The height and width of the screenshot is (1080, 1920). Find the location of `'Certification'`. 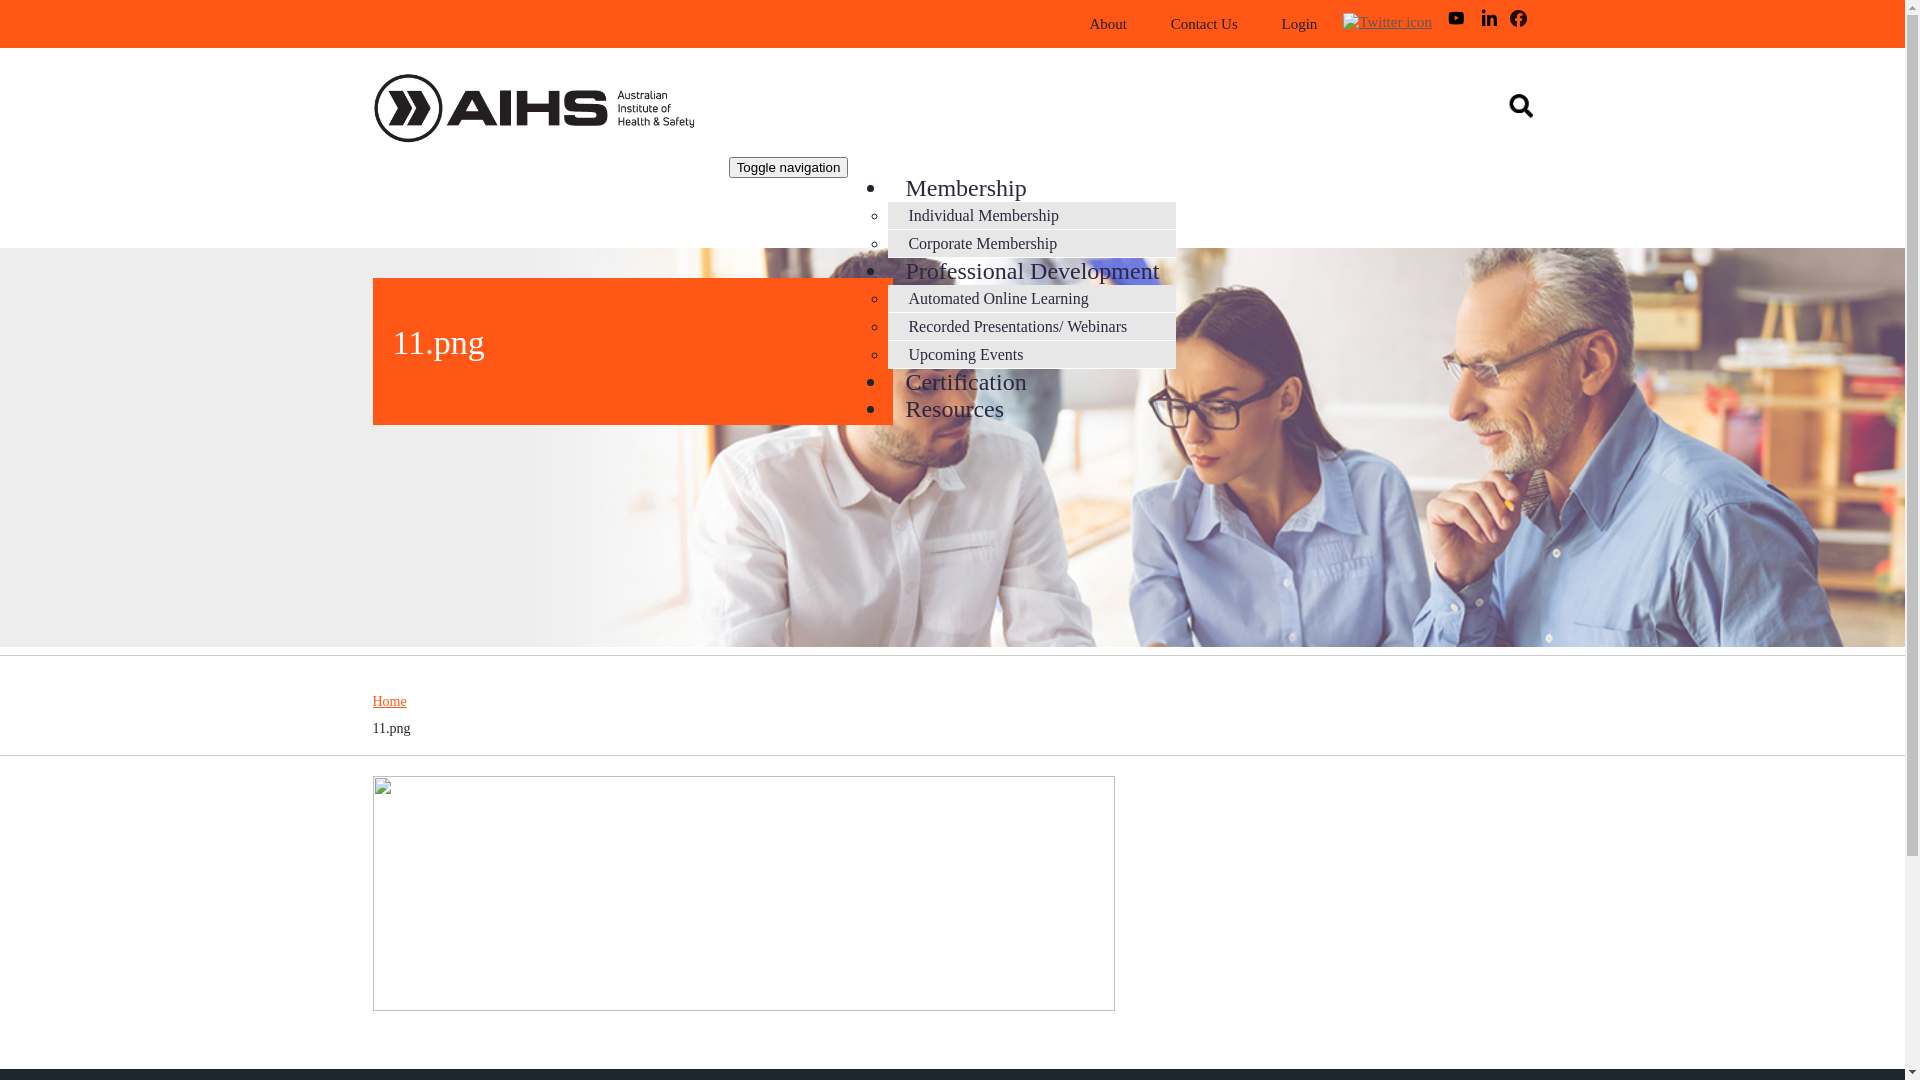

'Certification' is located at coordinates (965, 381).